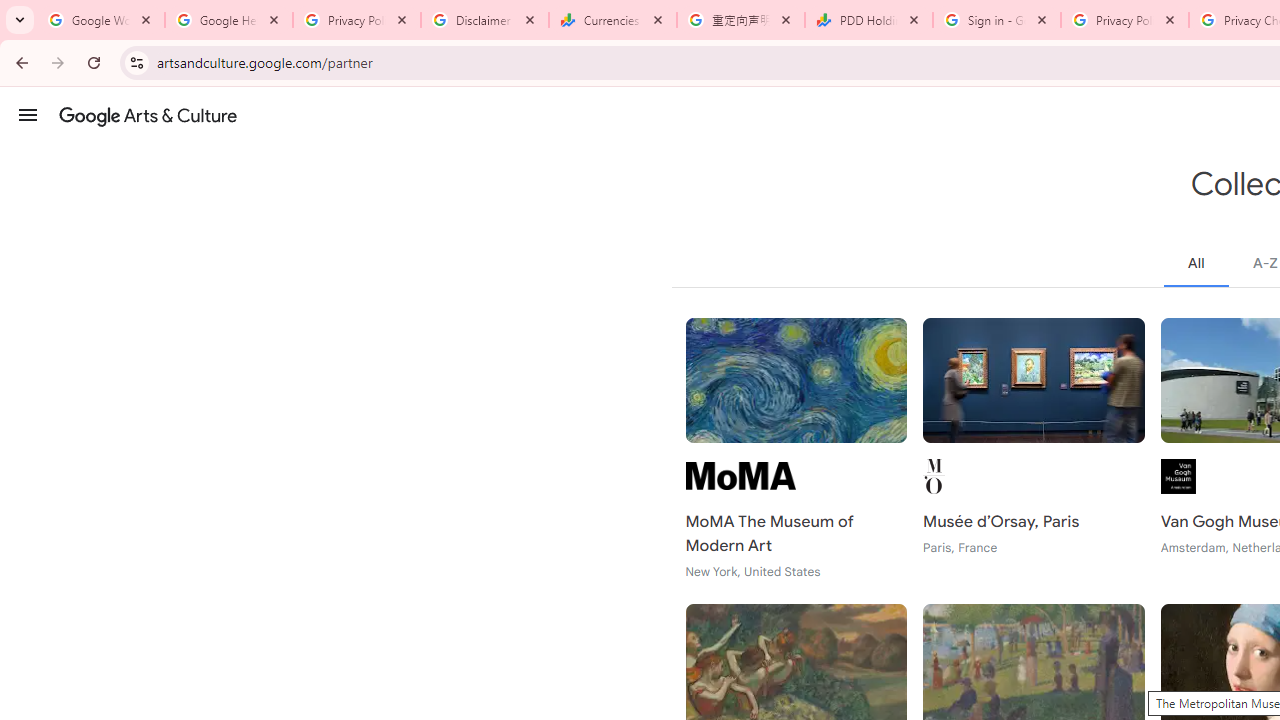  Describe the element at coordinates (1196, 262) in the screenshot. I see `'All'` at that location.